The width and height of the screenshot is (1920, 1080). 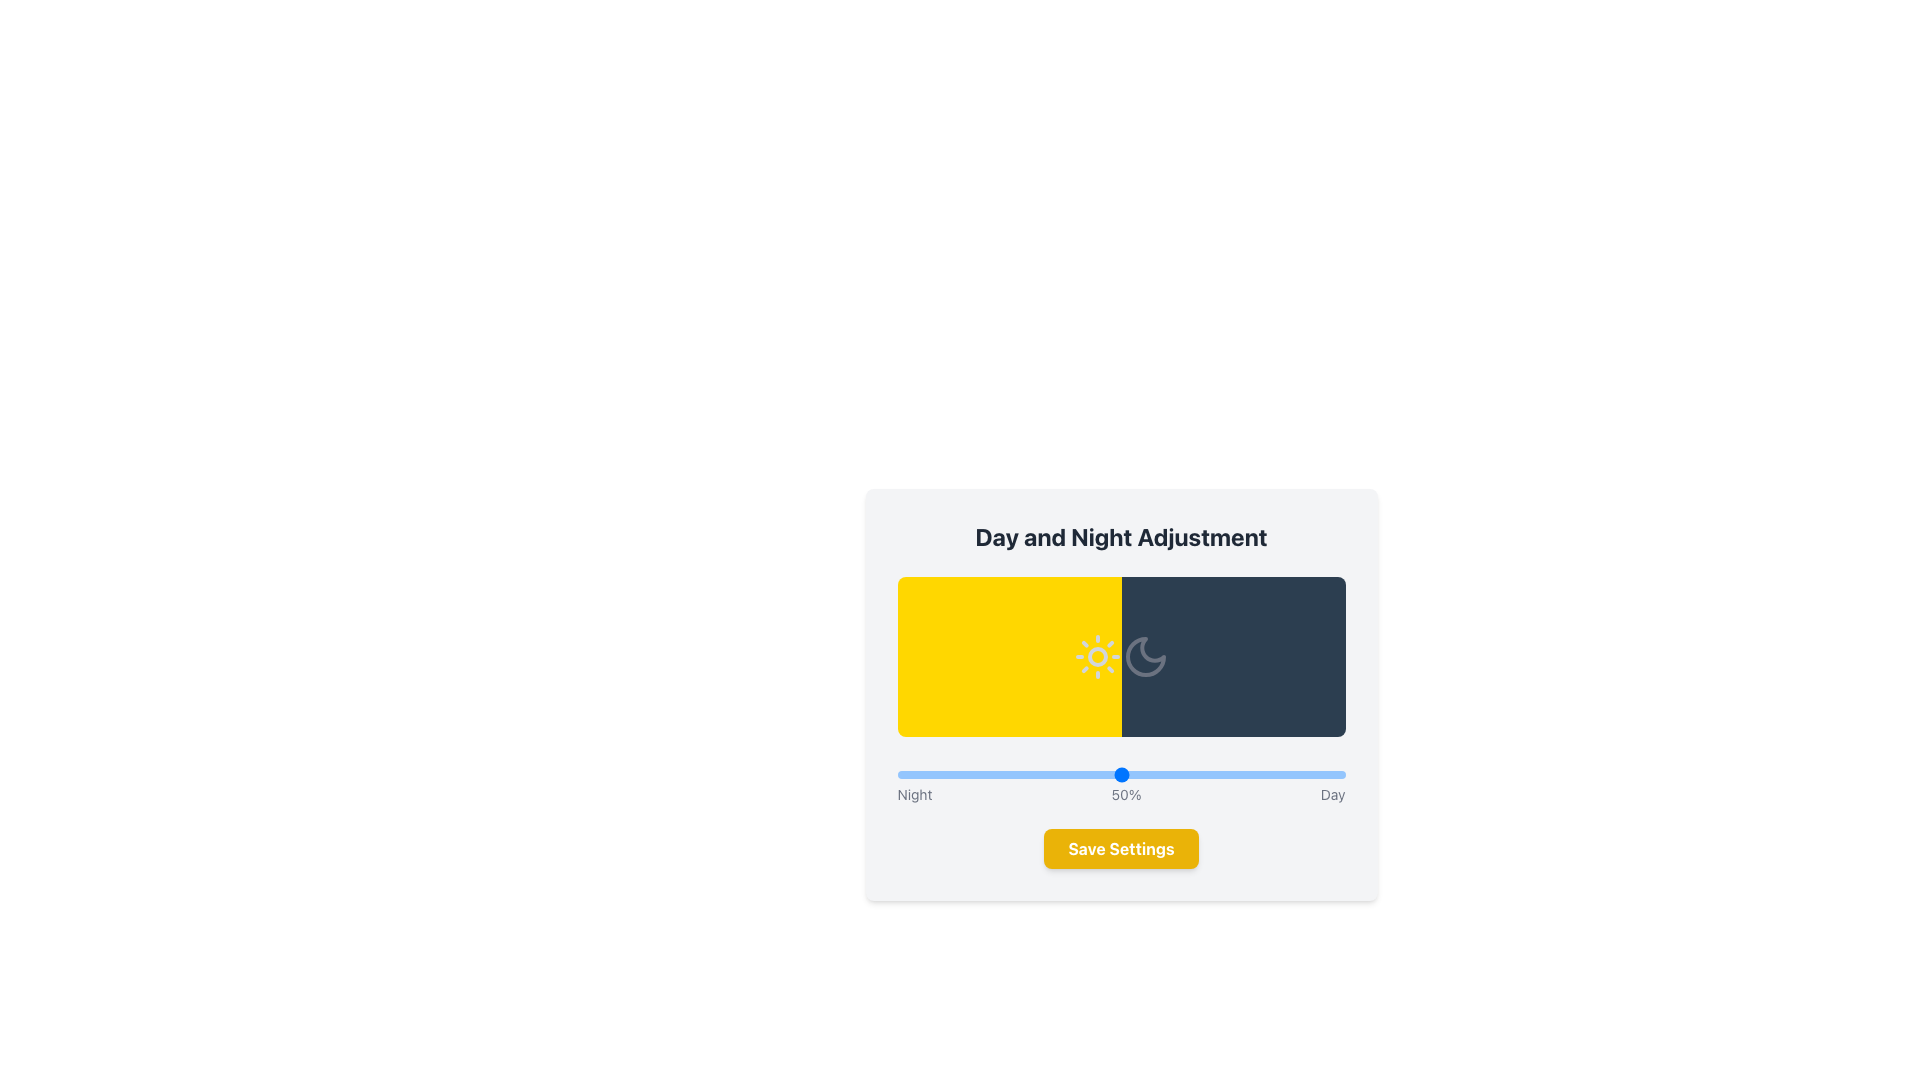 What do you see at coordinates (1145, 656) in the screenshot?
I see `the crescent moon icon, which is a white curved crescent shape on a dark blue background, located within the dark blue half of the rectangular section representing night, below the 'Day and Night Adjustment' heading` at bounding box center [1145, 656].